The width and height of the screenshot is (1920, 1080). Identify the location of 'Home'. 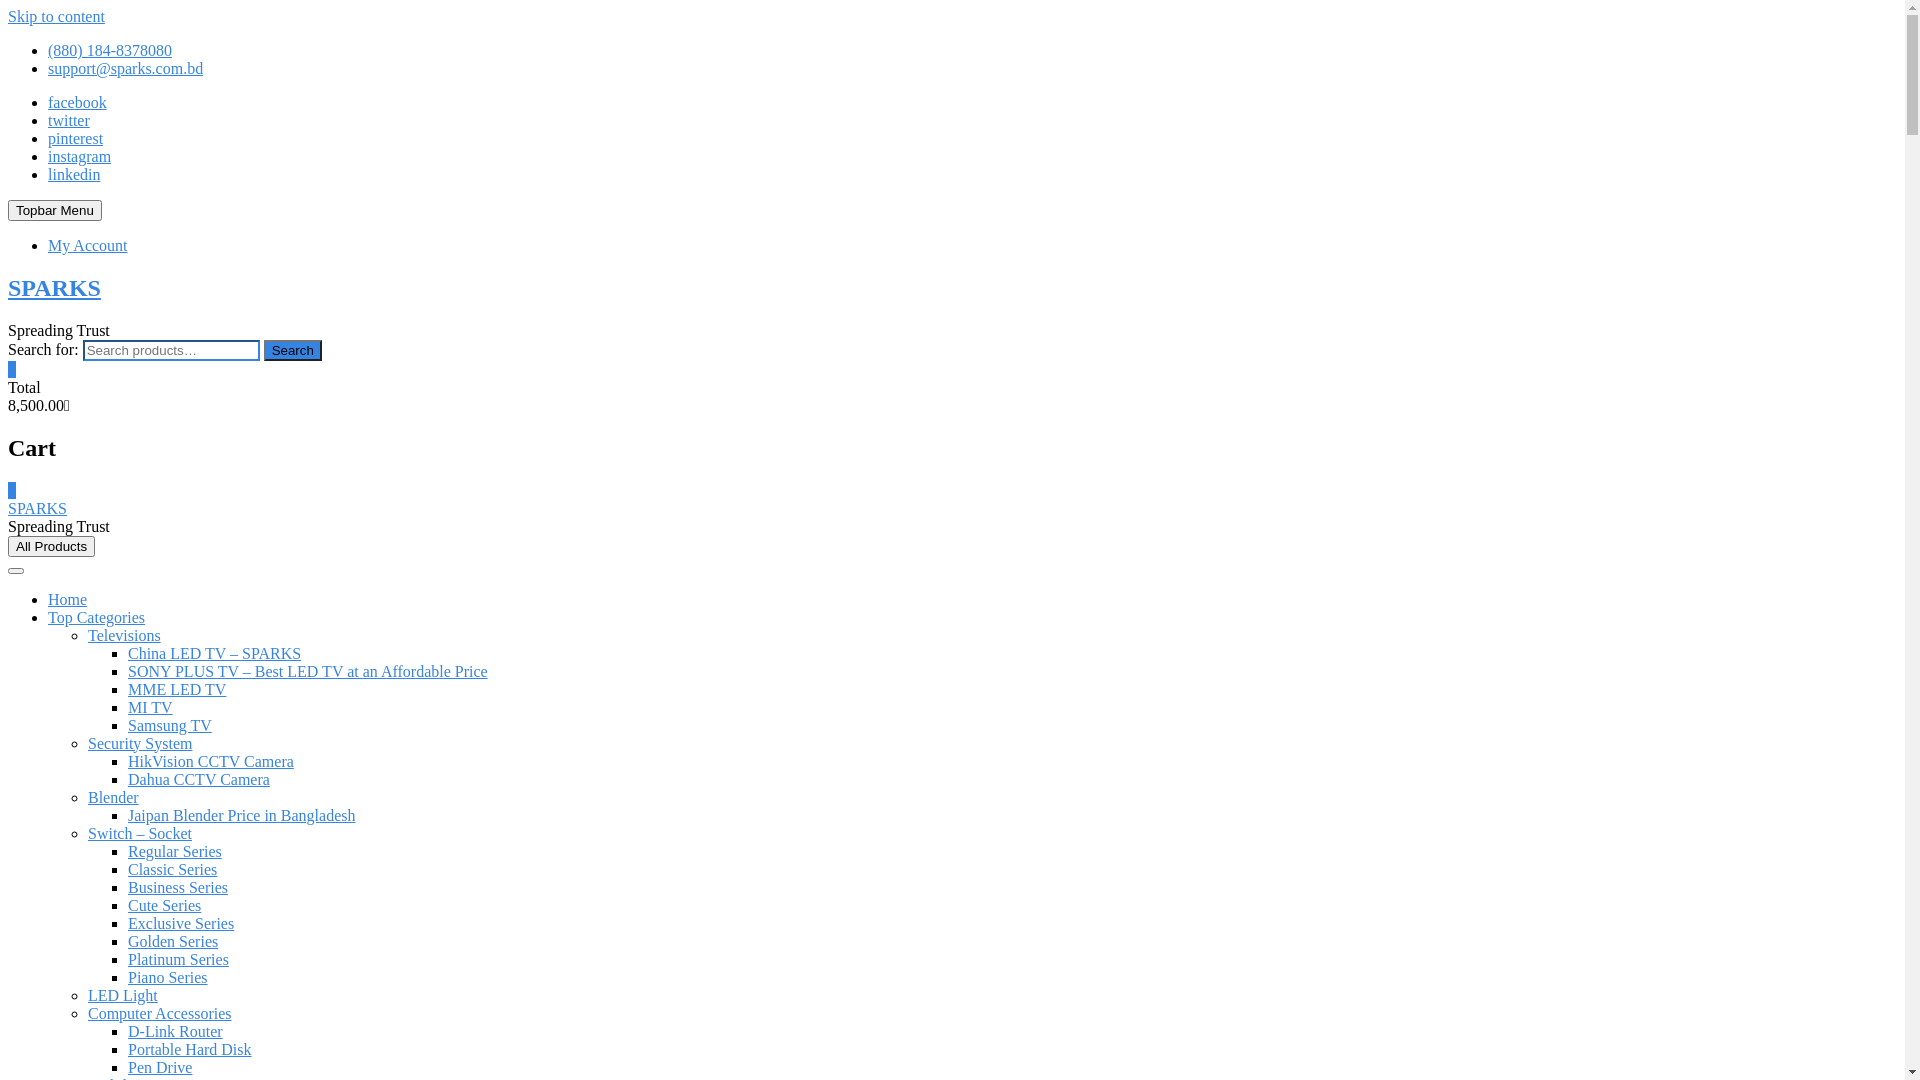
(67, 598).